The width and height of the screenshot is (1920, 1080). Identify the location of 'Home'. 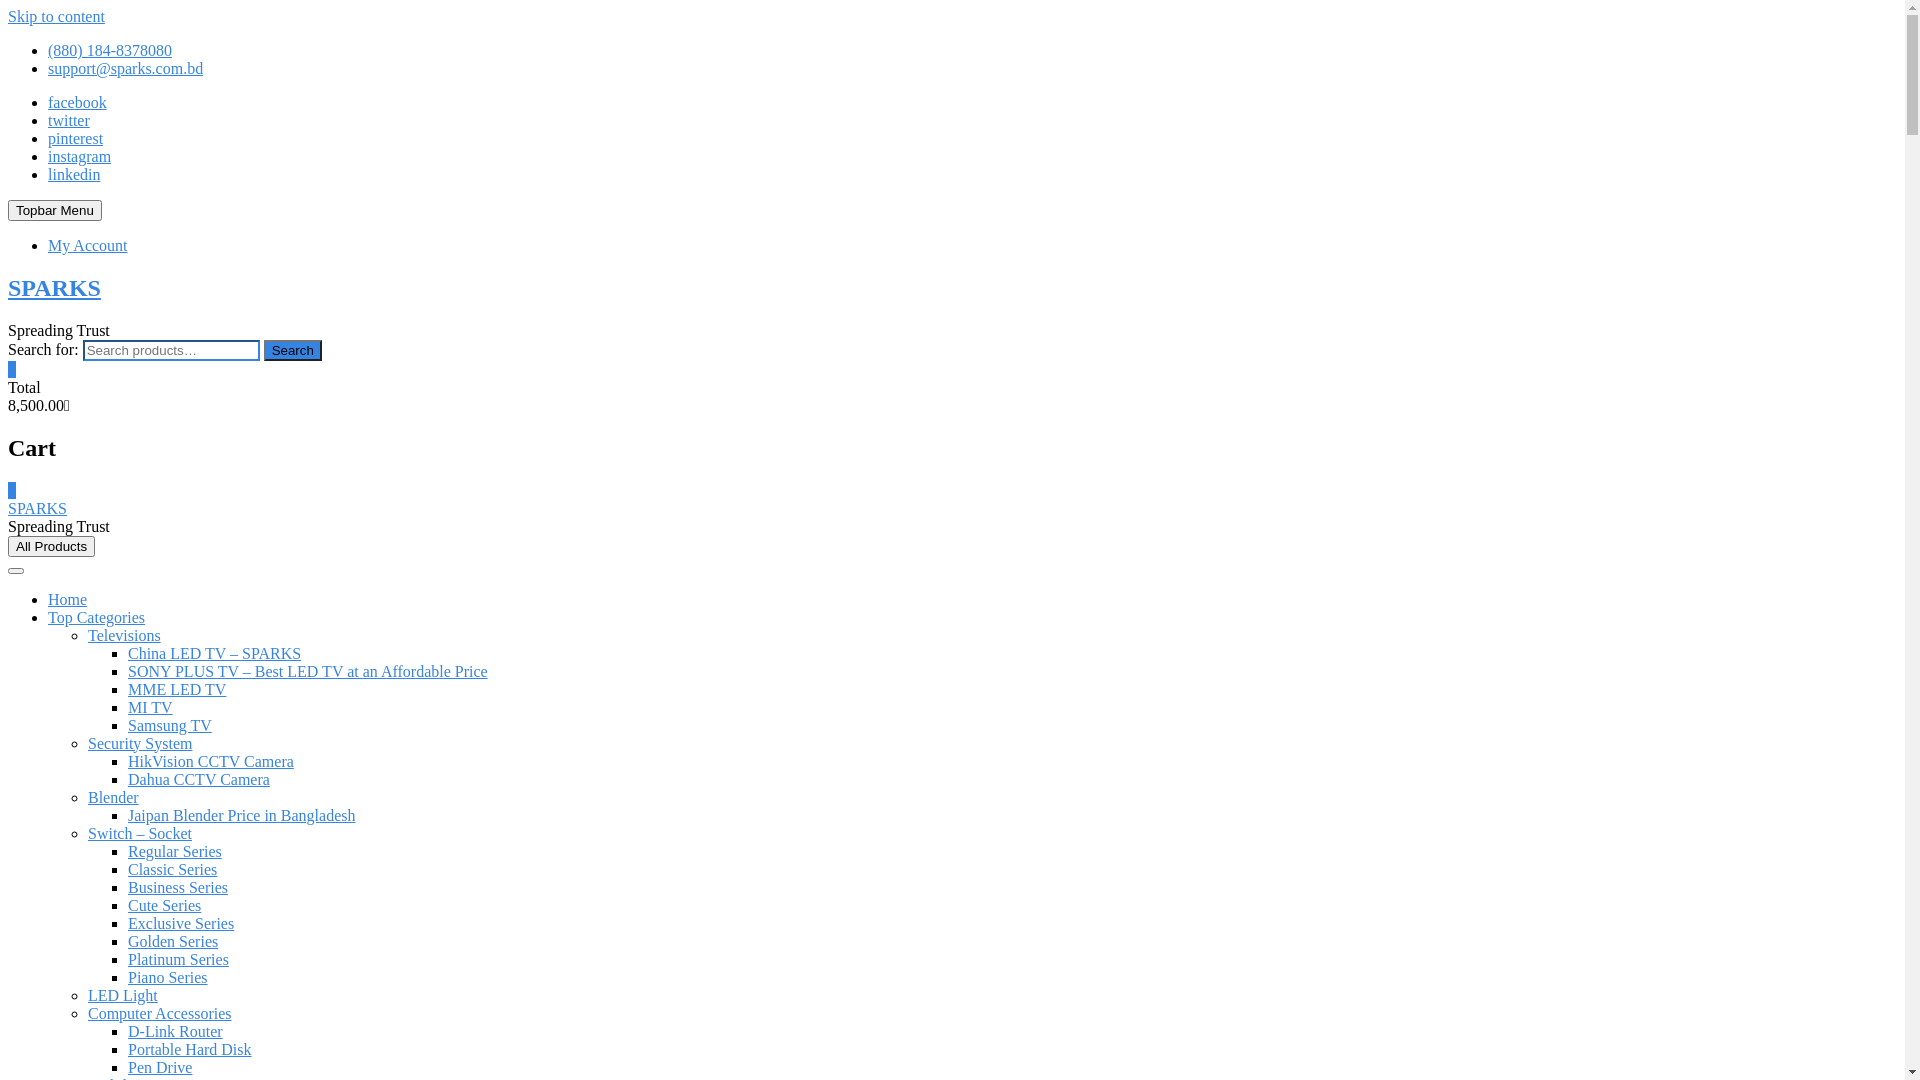
(67, 598).